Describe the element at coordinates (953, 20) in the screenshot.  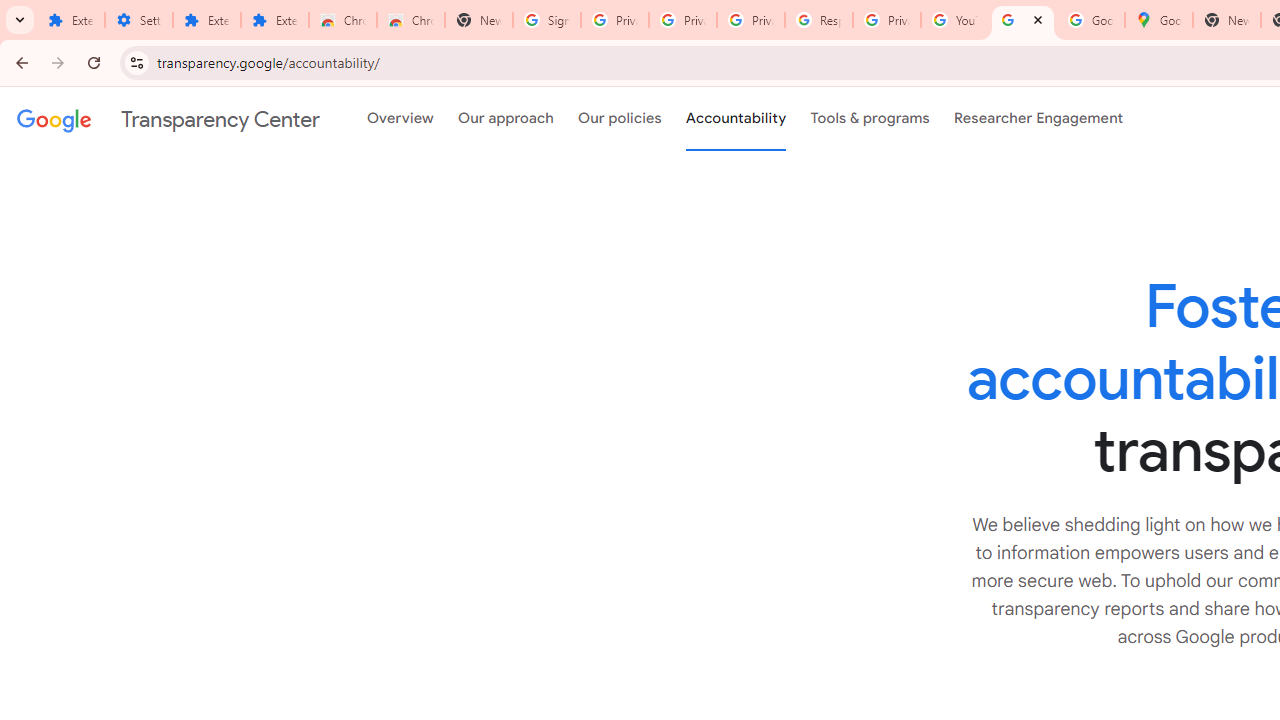
I see `'YouTube'` at that location.